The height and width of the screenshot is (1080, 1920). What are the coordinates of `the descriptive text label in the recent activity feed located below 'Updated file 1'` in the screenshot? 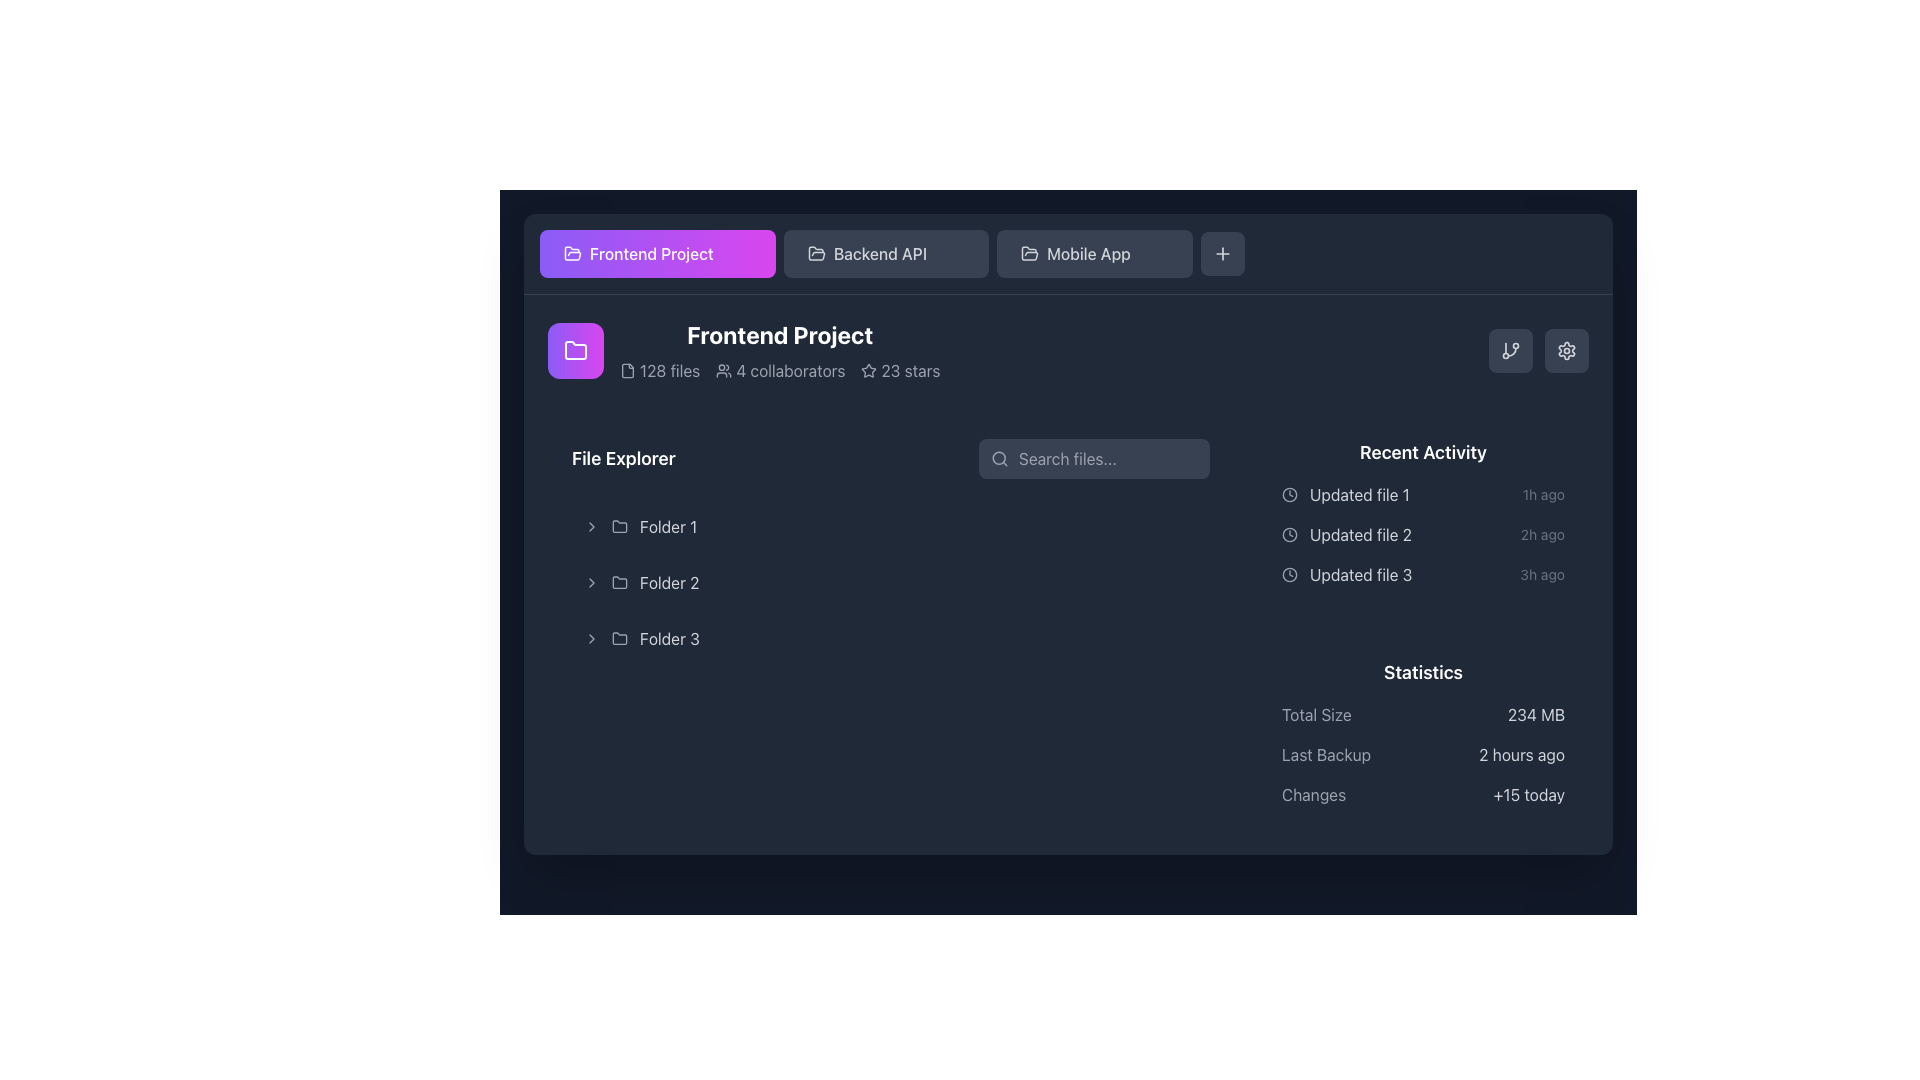 It's located at (1360, 534).